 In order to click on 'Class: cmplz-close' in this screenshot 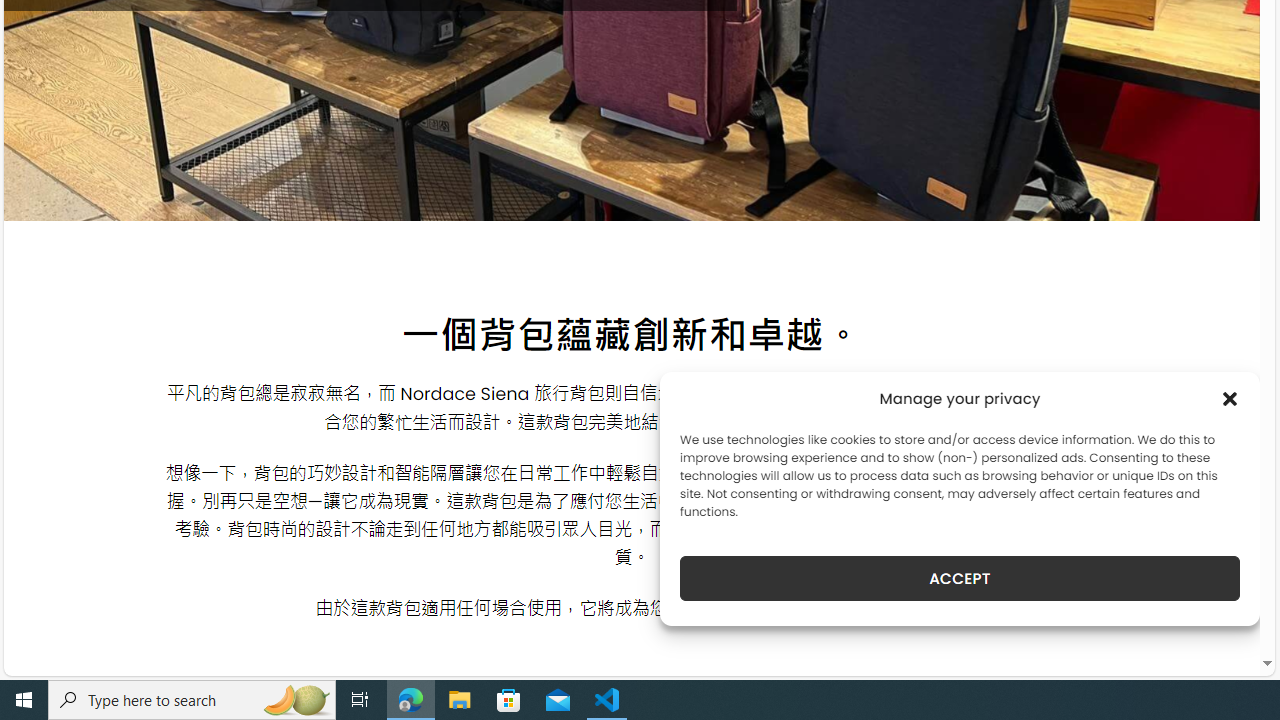, I will do `click(1229, 398)`.